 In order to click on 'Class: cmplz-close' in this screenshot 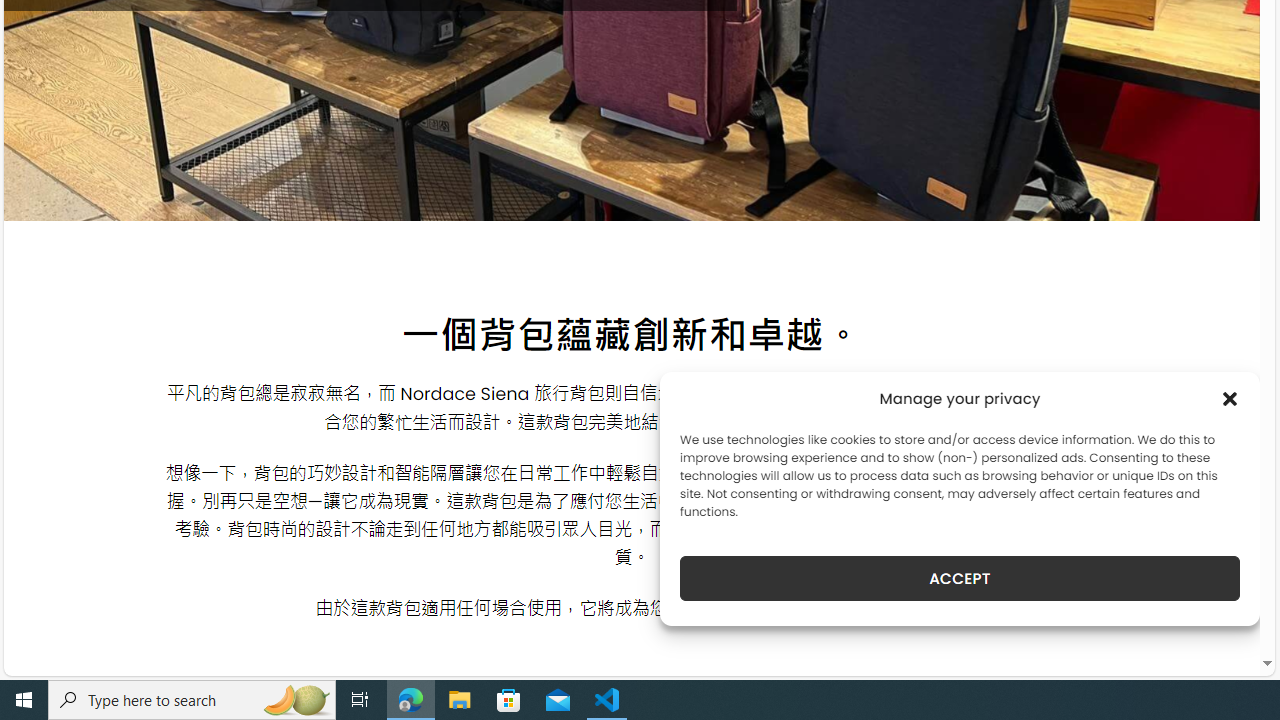, I will do `click(1229, 398)`.